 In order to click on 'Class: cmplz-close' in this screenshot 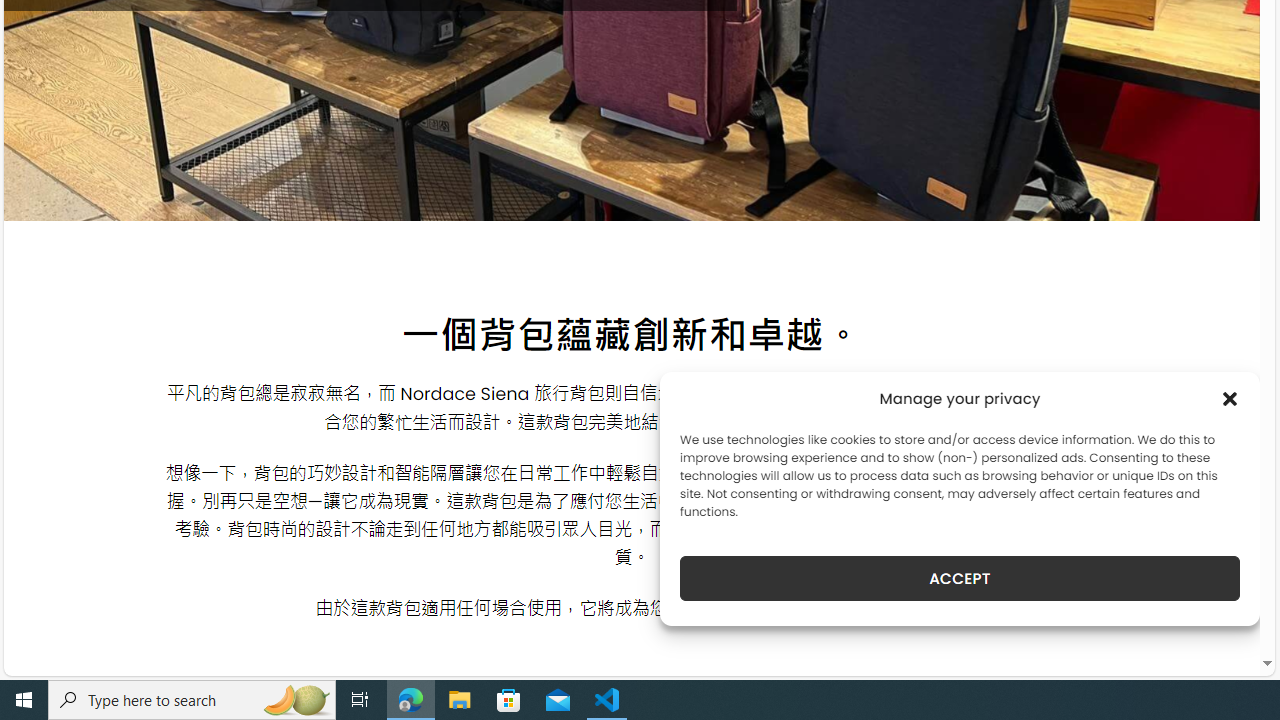, I will do `click(1229, 398)`.